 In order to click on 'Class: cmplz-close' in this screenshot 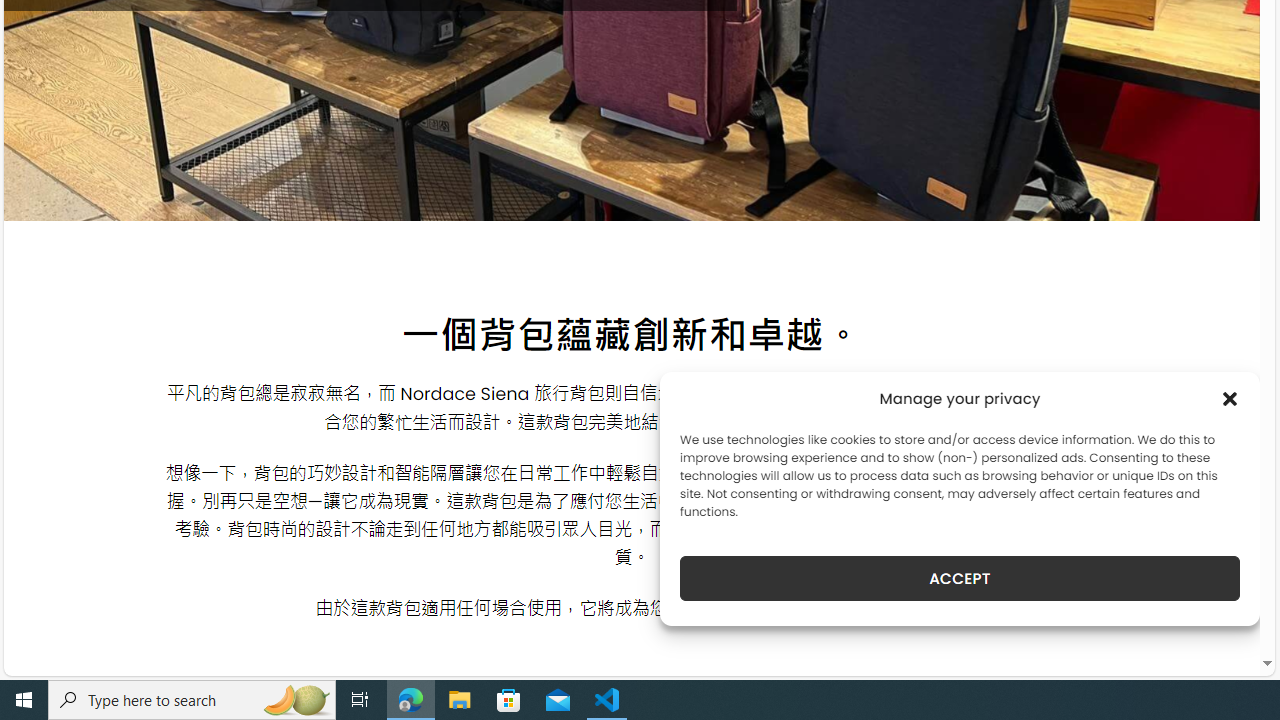, I will do `click(1229, 398)`.